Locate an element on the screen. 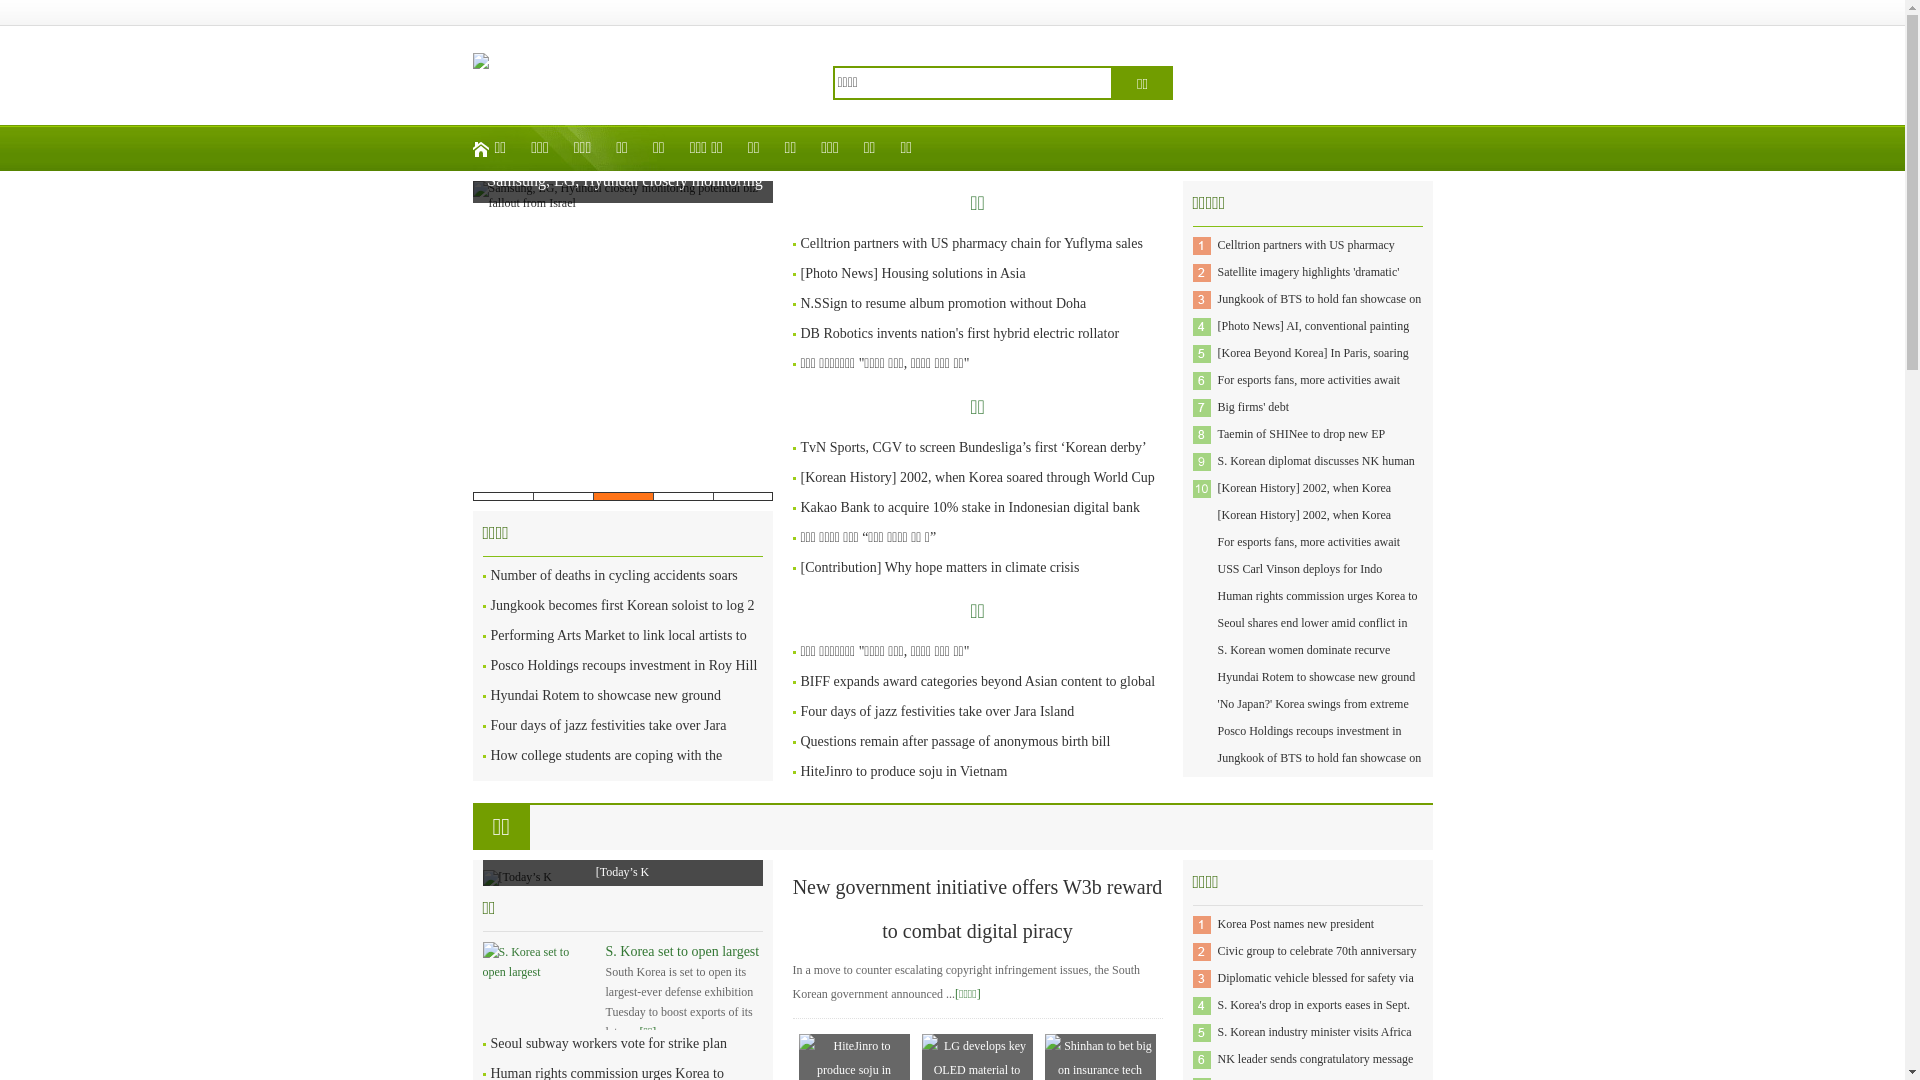  'For esports fans, more activities await beyond LoL matches' is located at coordinates (1309, 393).